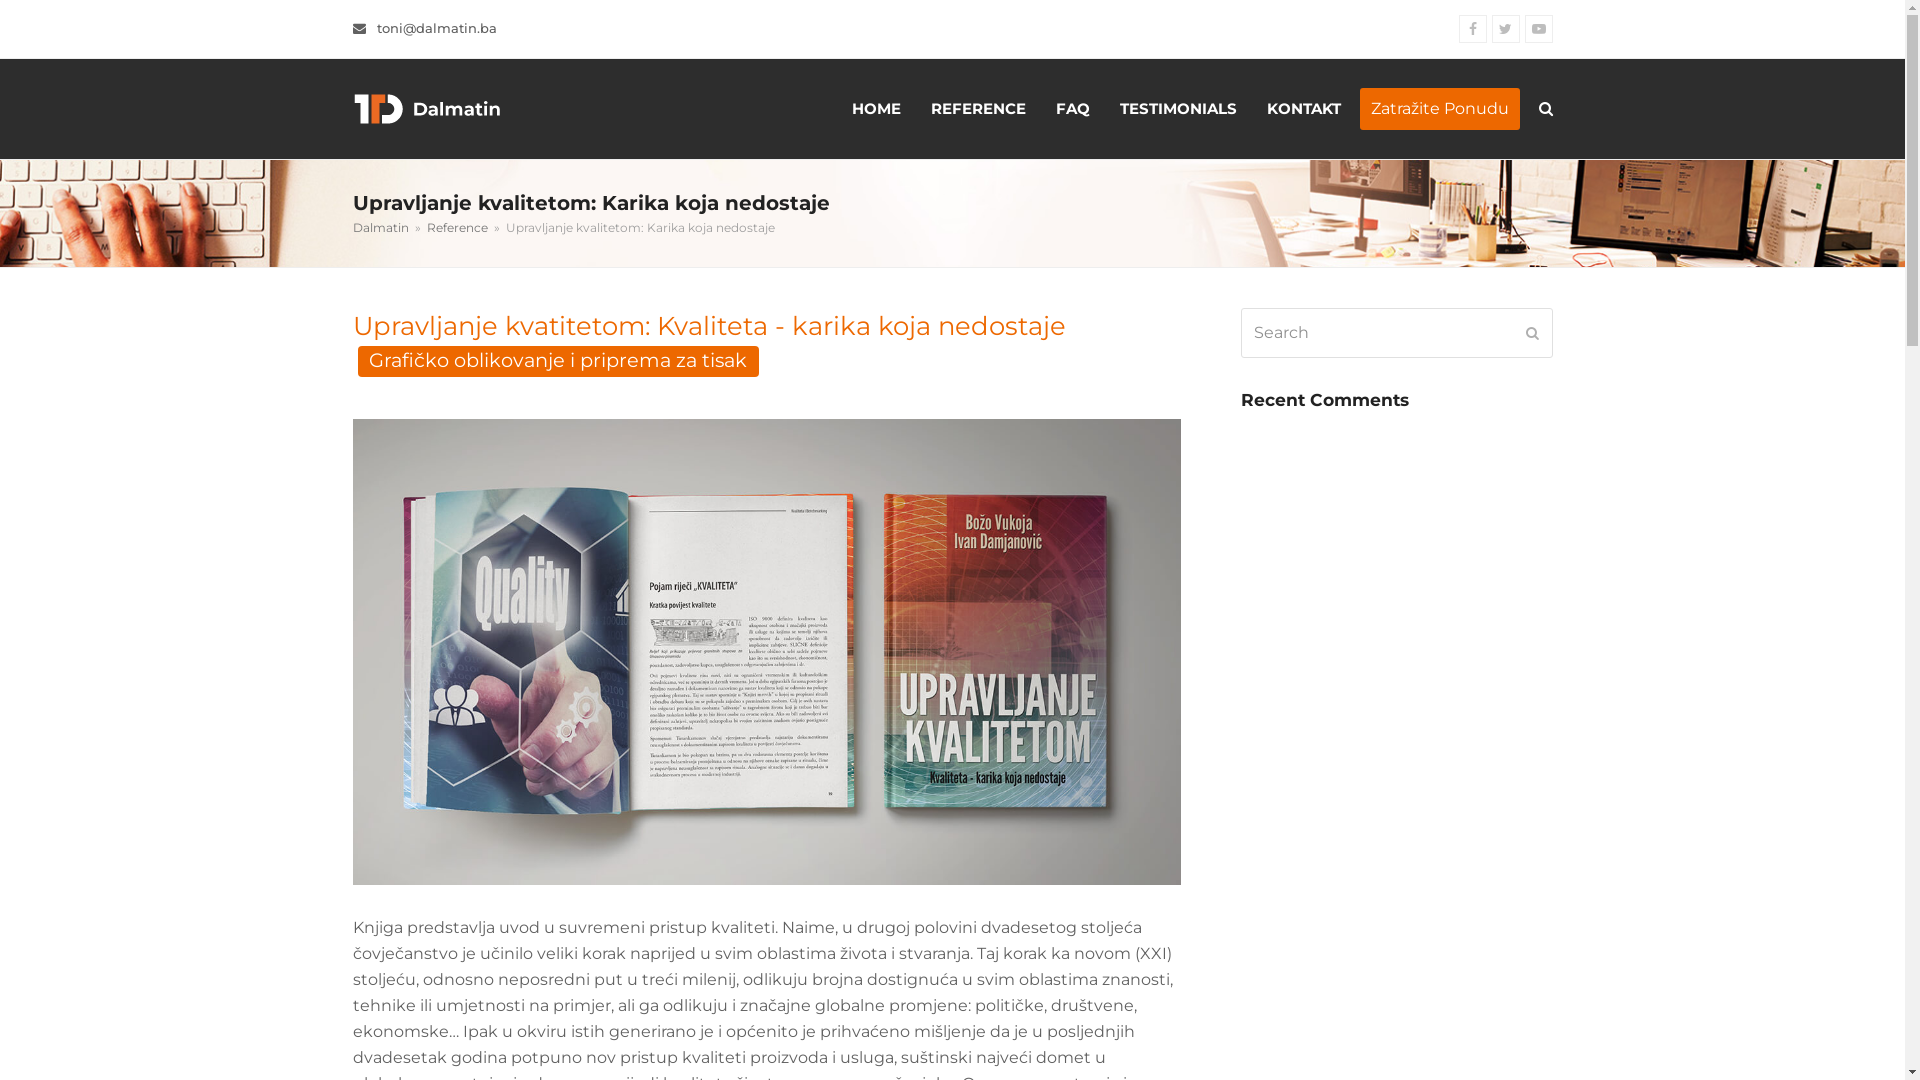 This screenshot has height=1080, width=1920. I want to click on 'Twitter', so click(1492, 29).